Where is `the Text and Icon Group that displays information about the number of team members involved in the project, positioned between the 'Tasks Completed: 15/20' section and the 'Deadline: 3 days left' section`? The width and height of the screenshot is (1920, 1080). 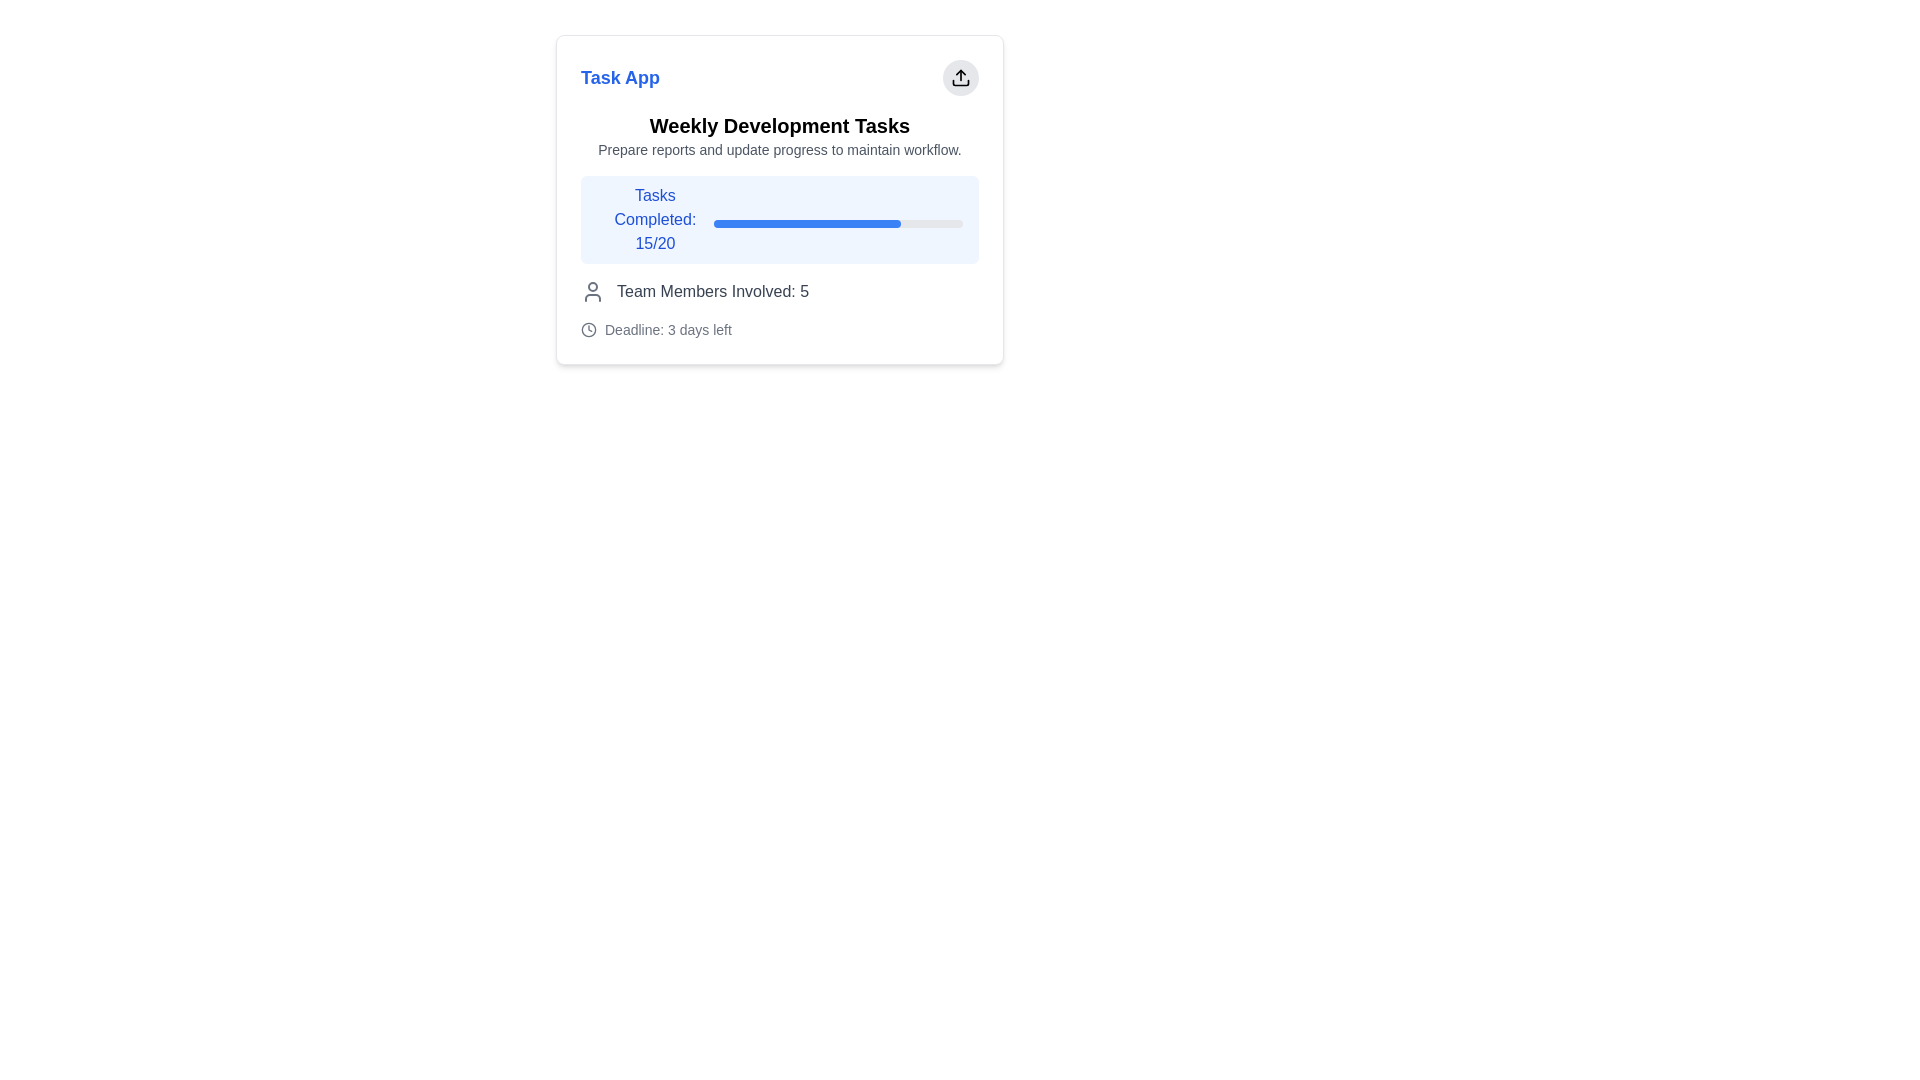
the Text and Icon Group that displays information about the number of team members involved in the project, positioned between the 'Tasks Completed: 15/20' section and the 'Deadline: 3 days left' section is located at coordinates (778, 292).